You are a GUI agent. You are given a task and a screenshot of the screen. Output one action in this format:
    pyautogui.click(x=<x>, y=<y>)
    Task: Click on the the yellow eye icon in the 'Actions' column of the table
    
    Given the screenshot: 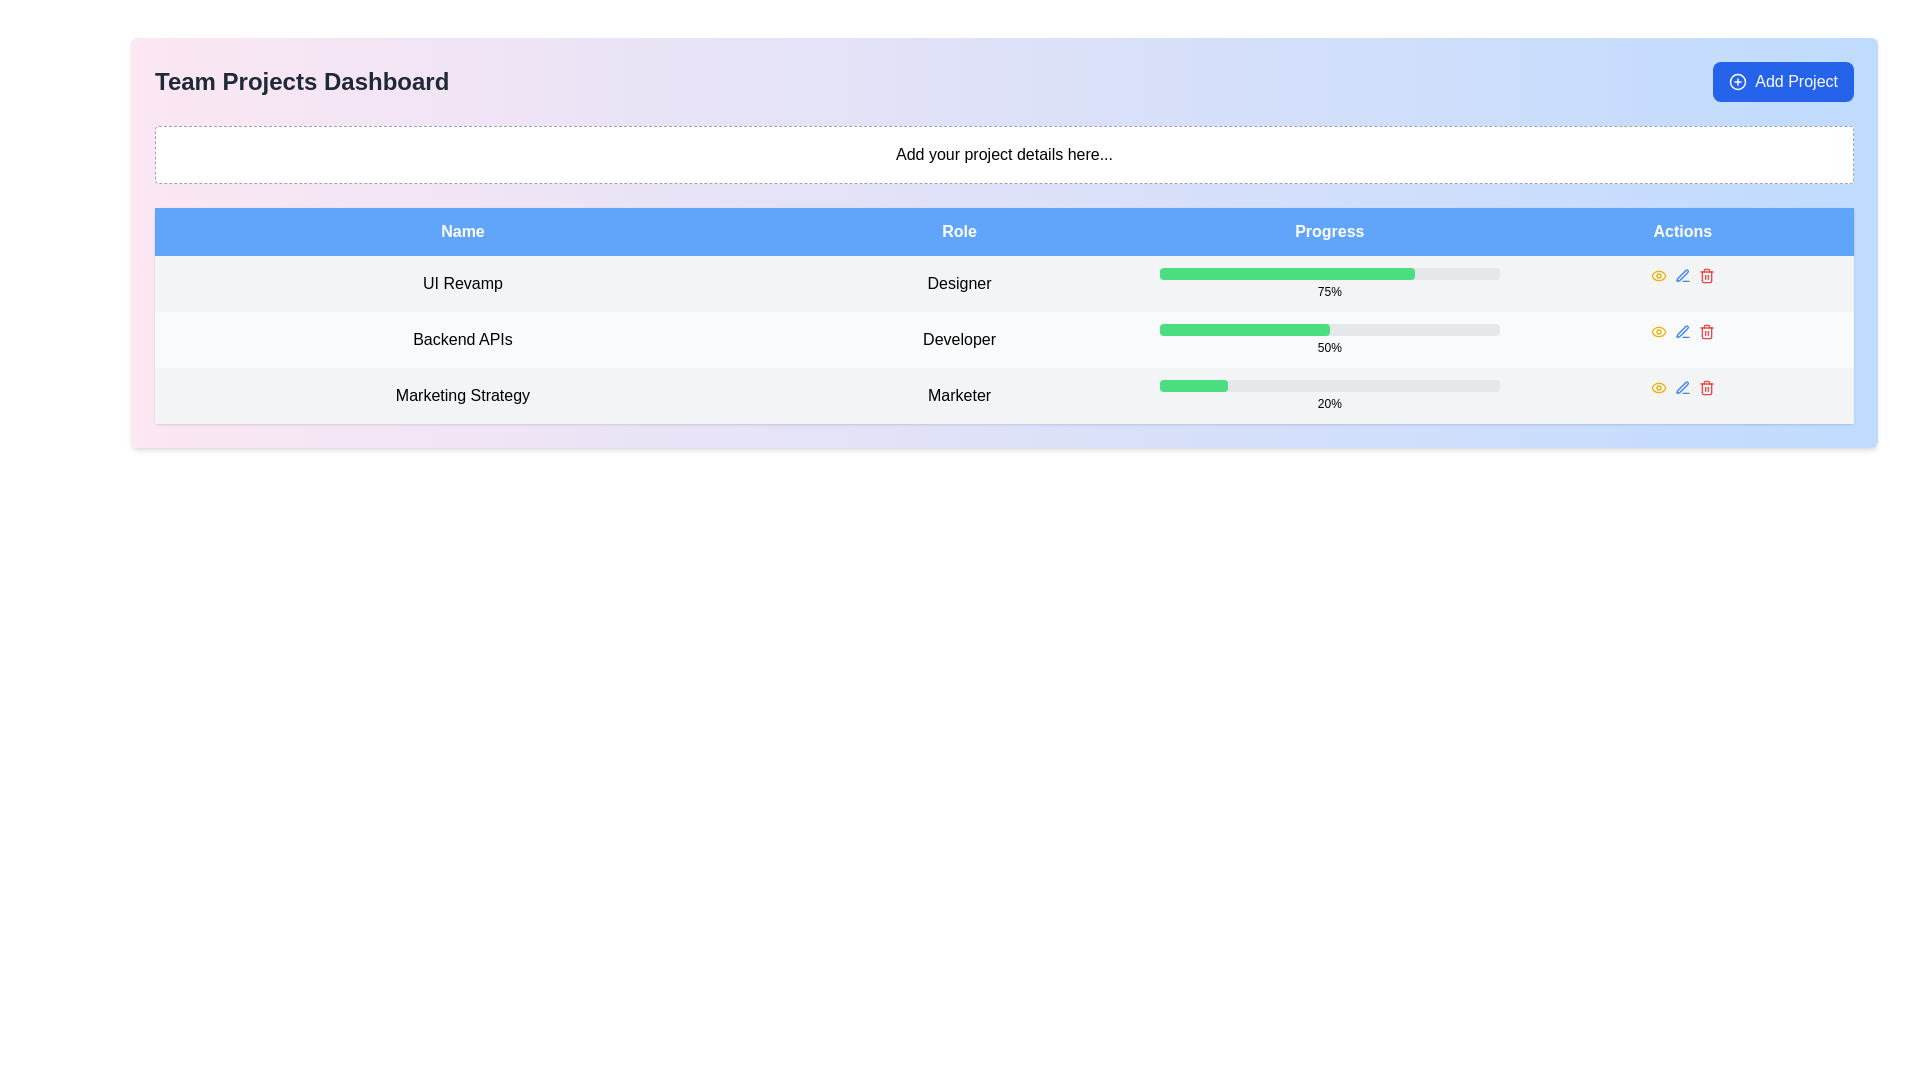 What is the action you would take?
    pyautogui.click(x=1658, y=276)
    